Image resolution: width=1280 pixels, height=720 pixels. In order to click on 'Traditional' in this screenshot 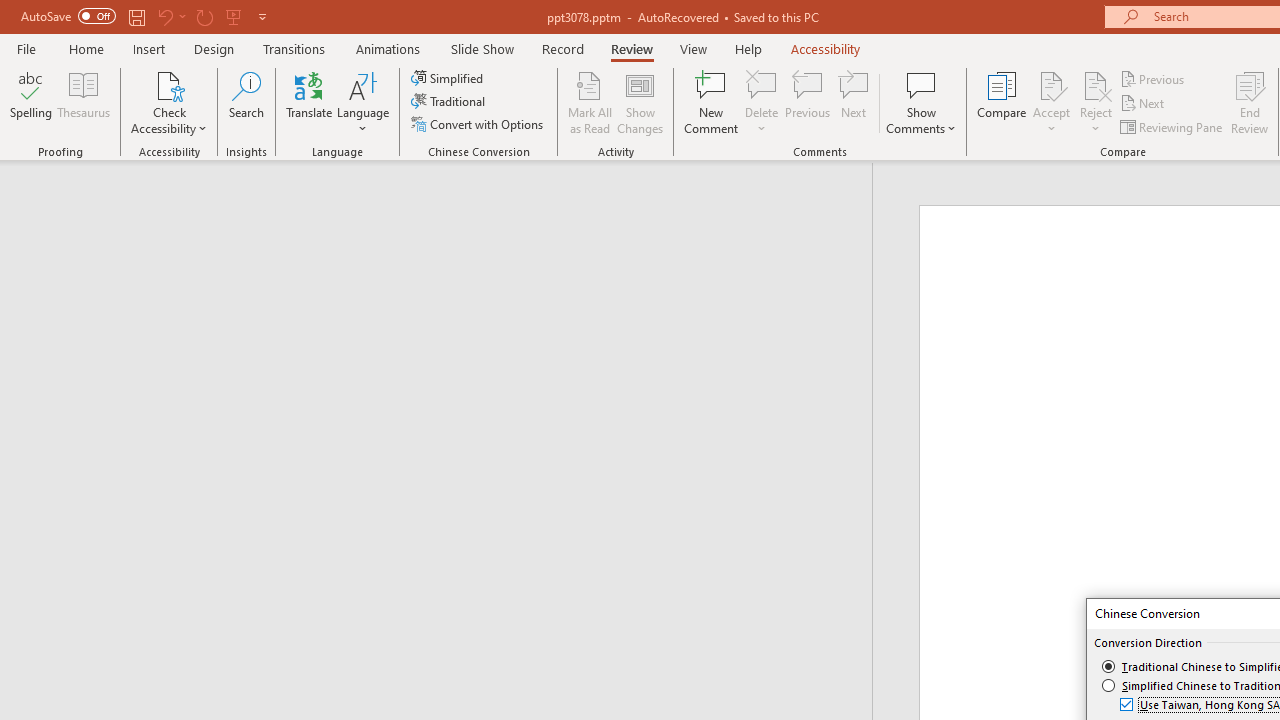, I will do `click(448, 101)`.